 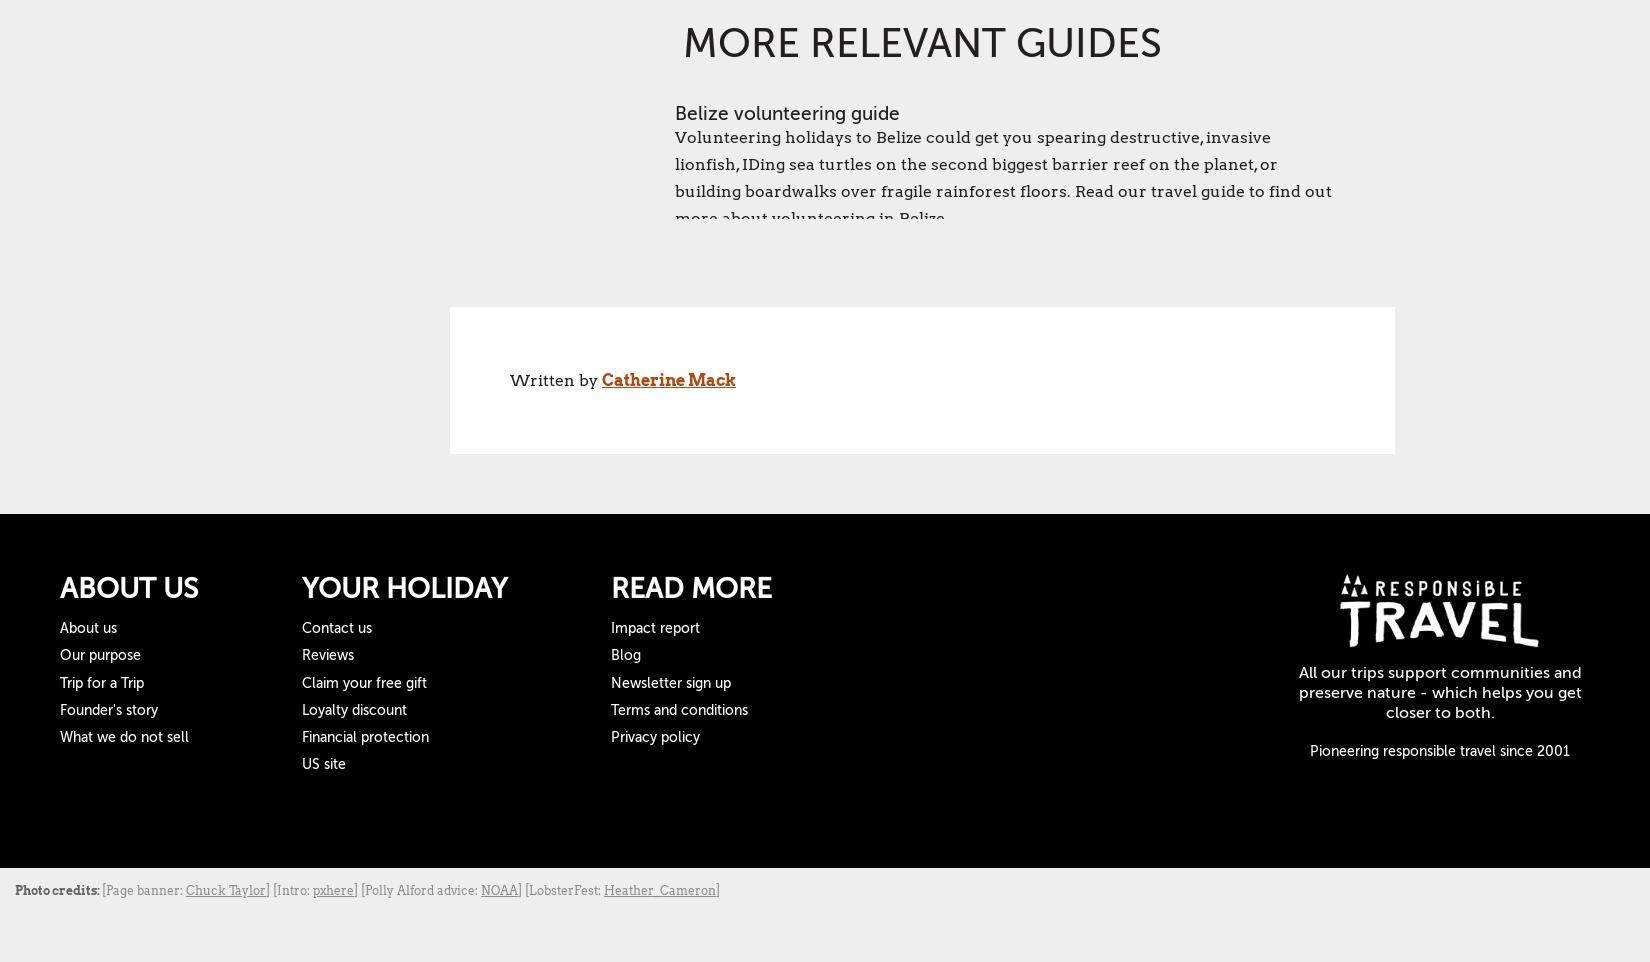 What do you see at coordinates (609, 628) in the screenshot?
I see `'Impact report'` at bounding box center [609, 628].